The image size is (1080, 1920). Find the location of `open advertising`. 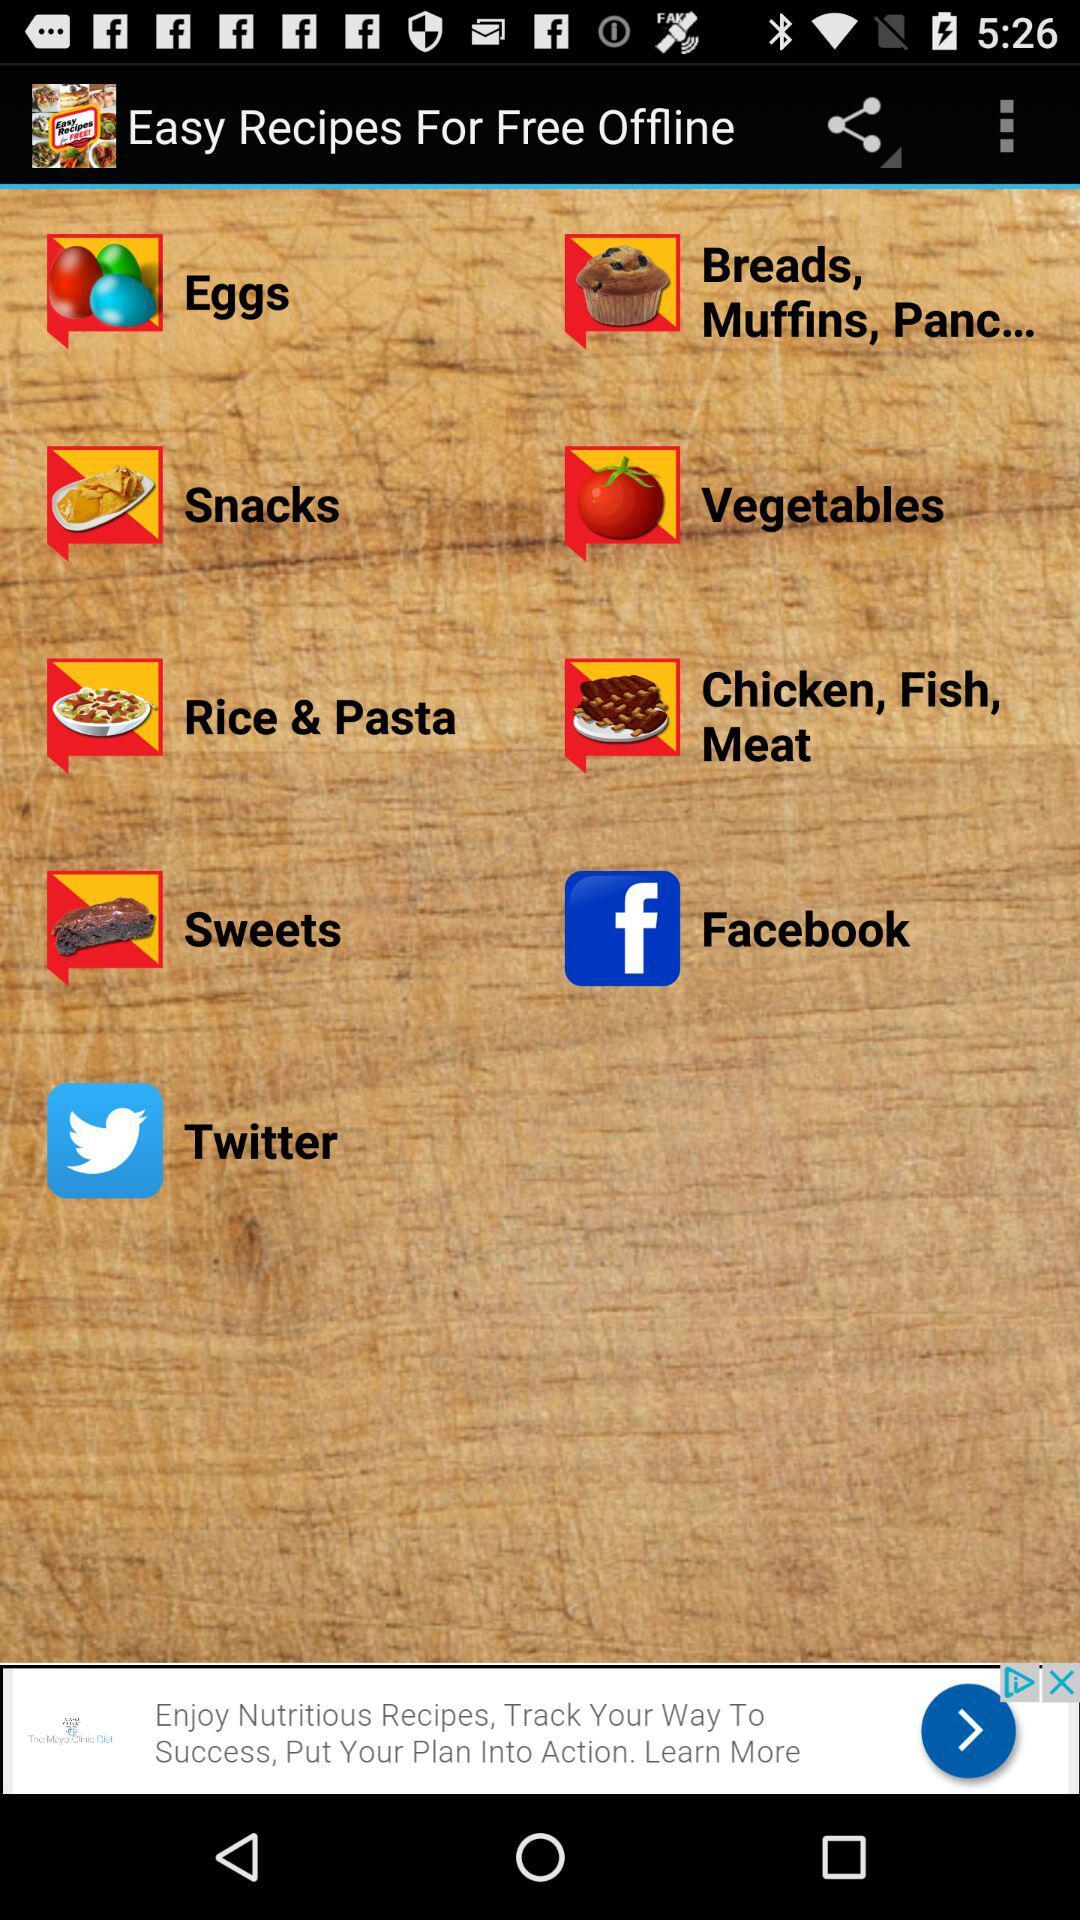

open advertising is located at coordinates (540, 1727).